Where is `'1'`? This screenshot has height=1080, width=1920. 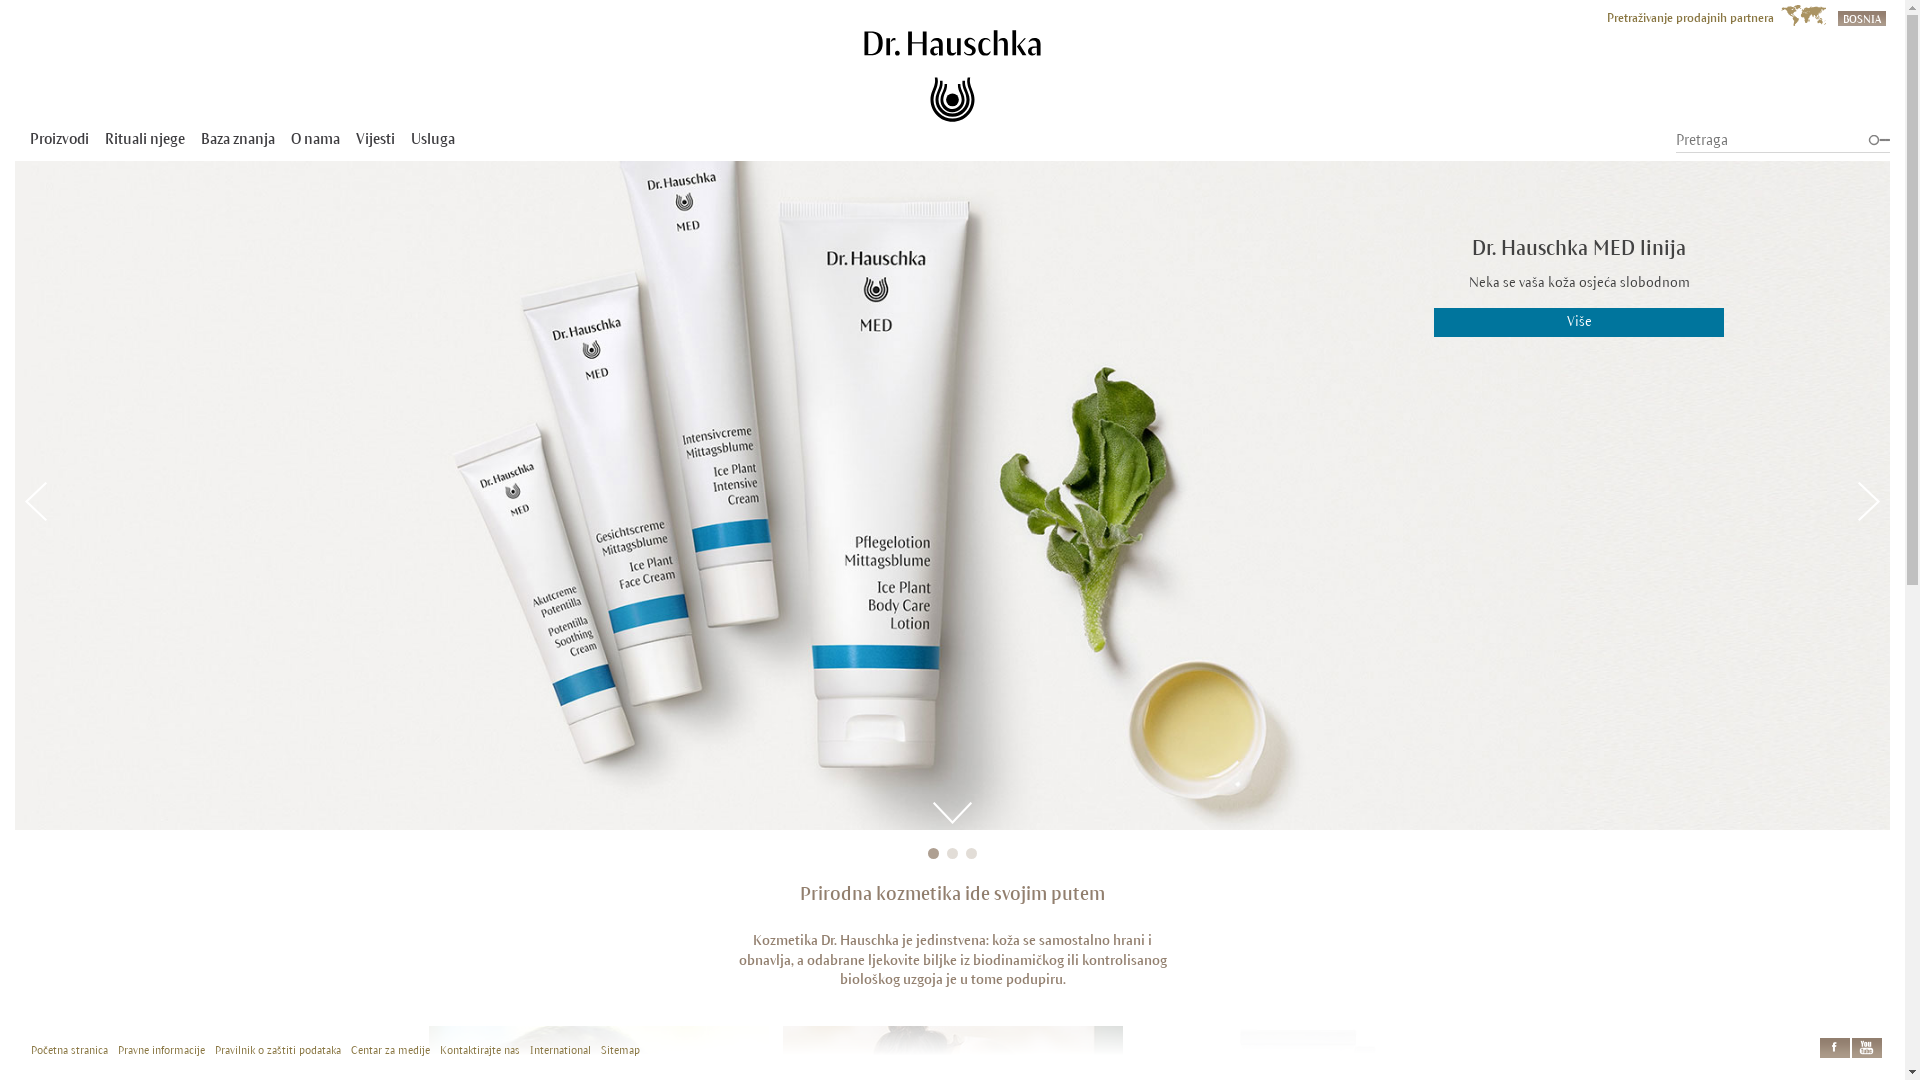
'1' is located at coordinates (932, 853).